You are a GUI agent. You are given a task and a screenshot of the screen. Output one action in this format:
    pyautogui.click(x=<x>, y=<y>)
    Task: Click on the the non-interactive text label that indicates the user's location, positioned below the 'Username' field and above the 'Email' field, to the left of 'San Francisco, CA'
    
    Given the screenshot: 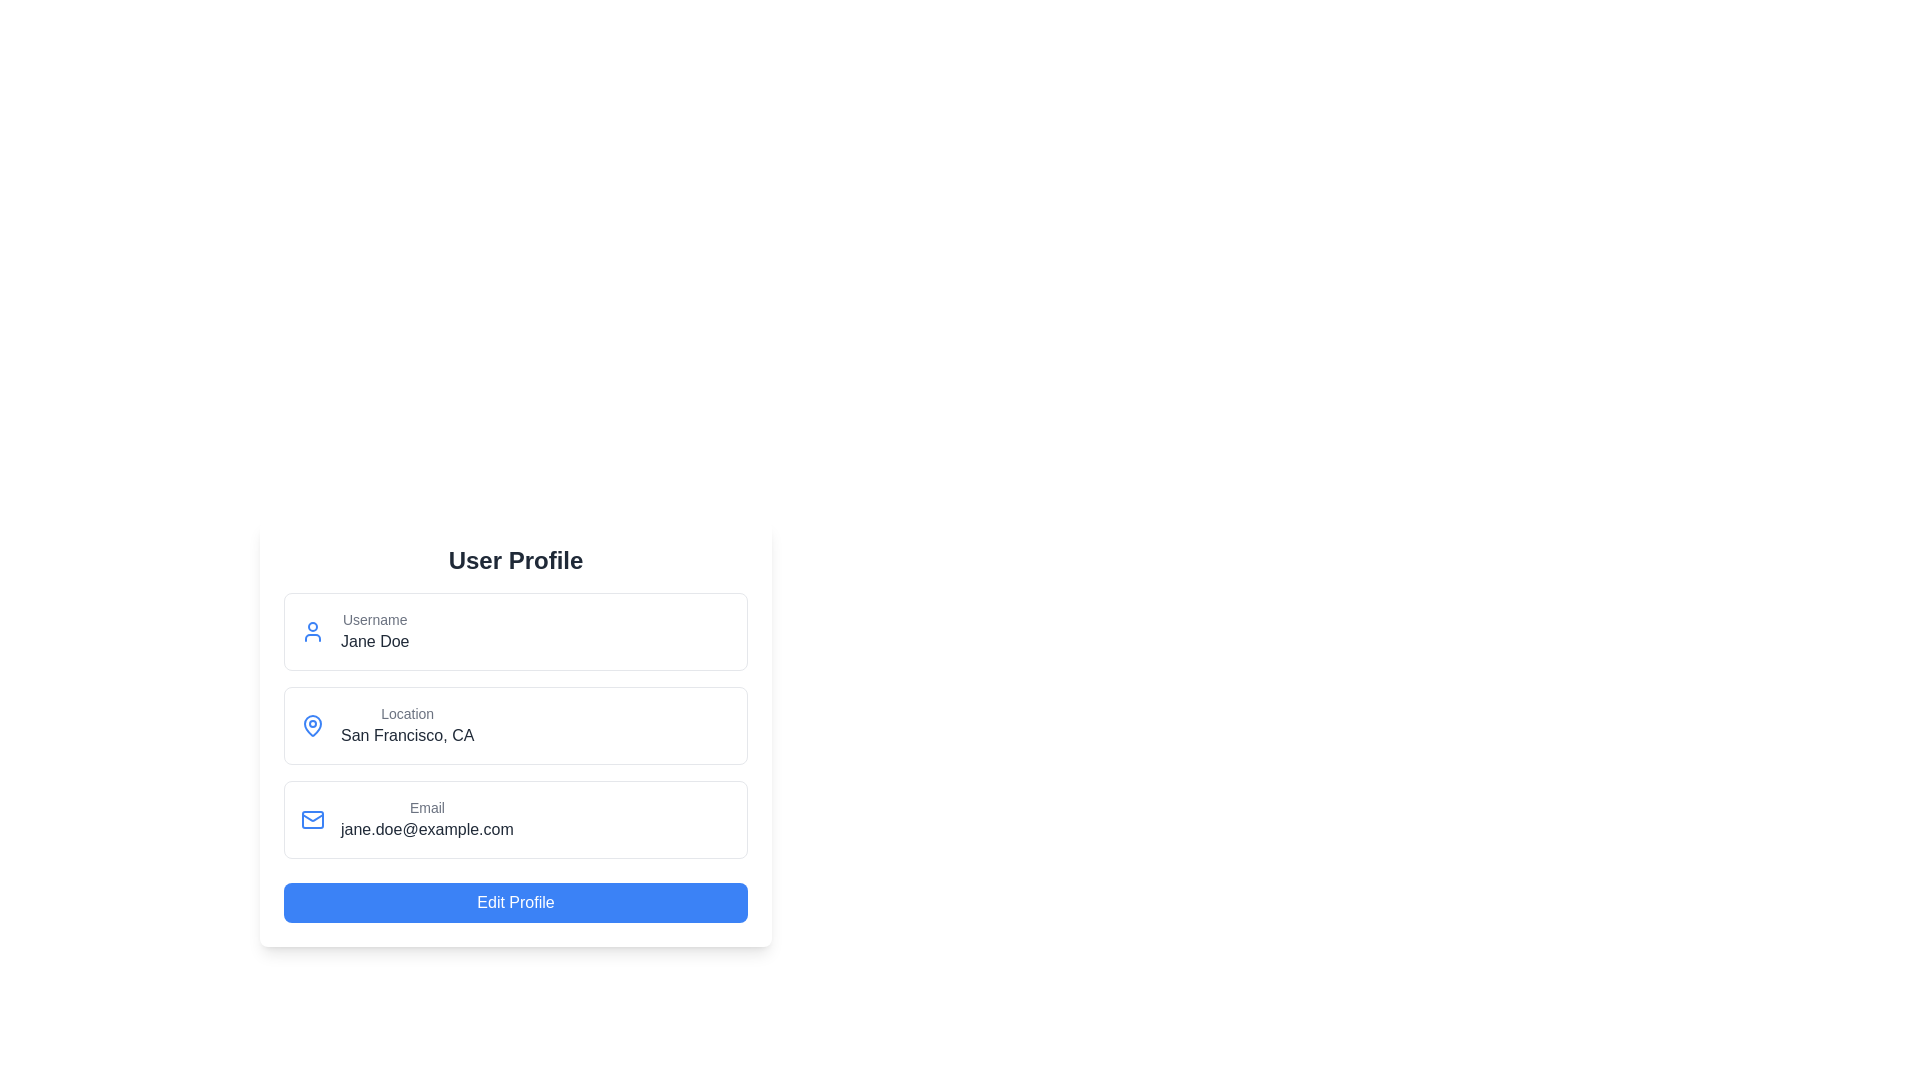 What is the action you would take?
    pyautogui.click(x=406, y=712)
    